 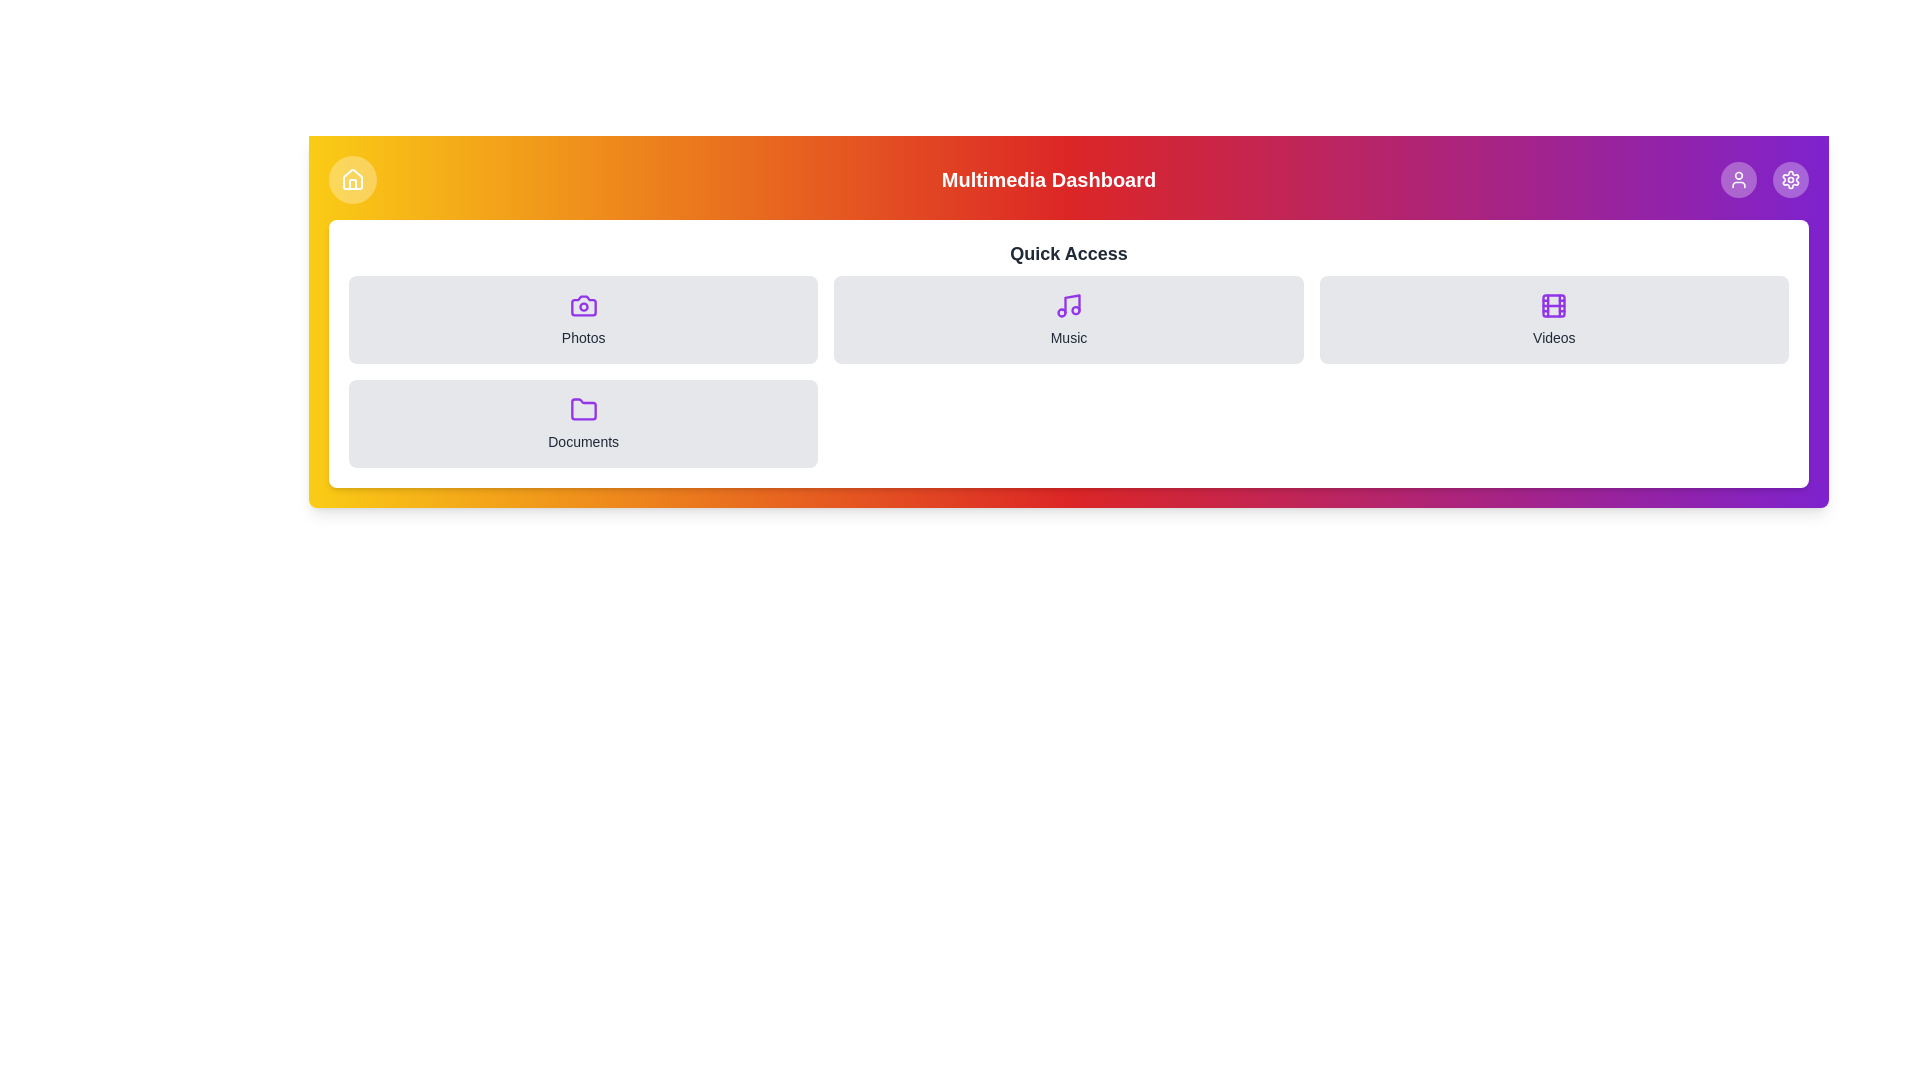 I want to click on the User button in the navigation bar, so click(x=1737, y=180).